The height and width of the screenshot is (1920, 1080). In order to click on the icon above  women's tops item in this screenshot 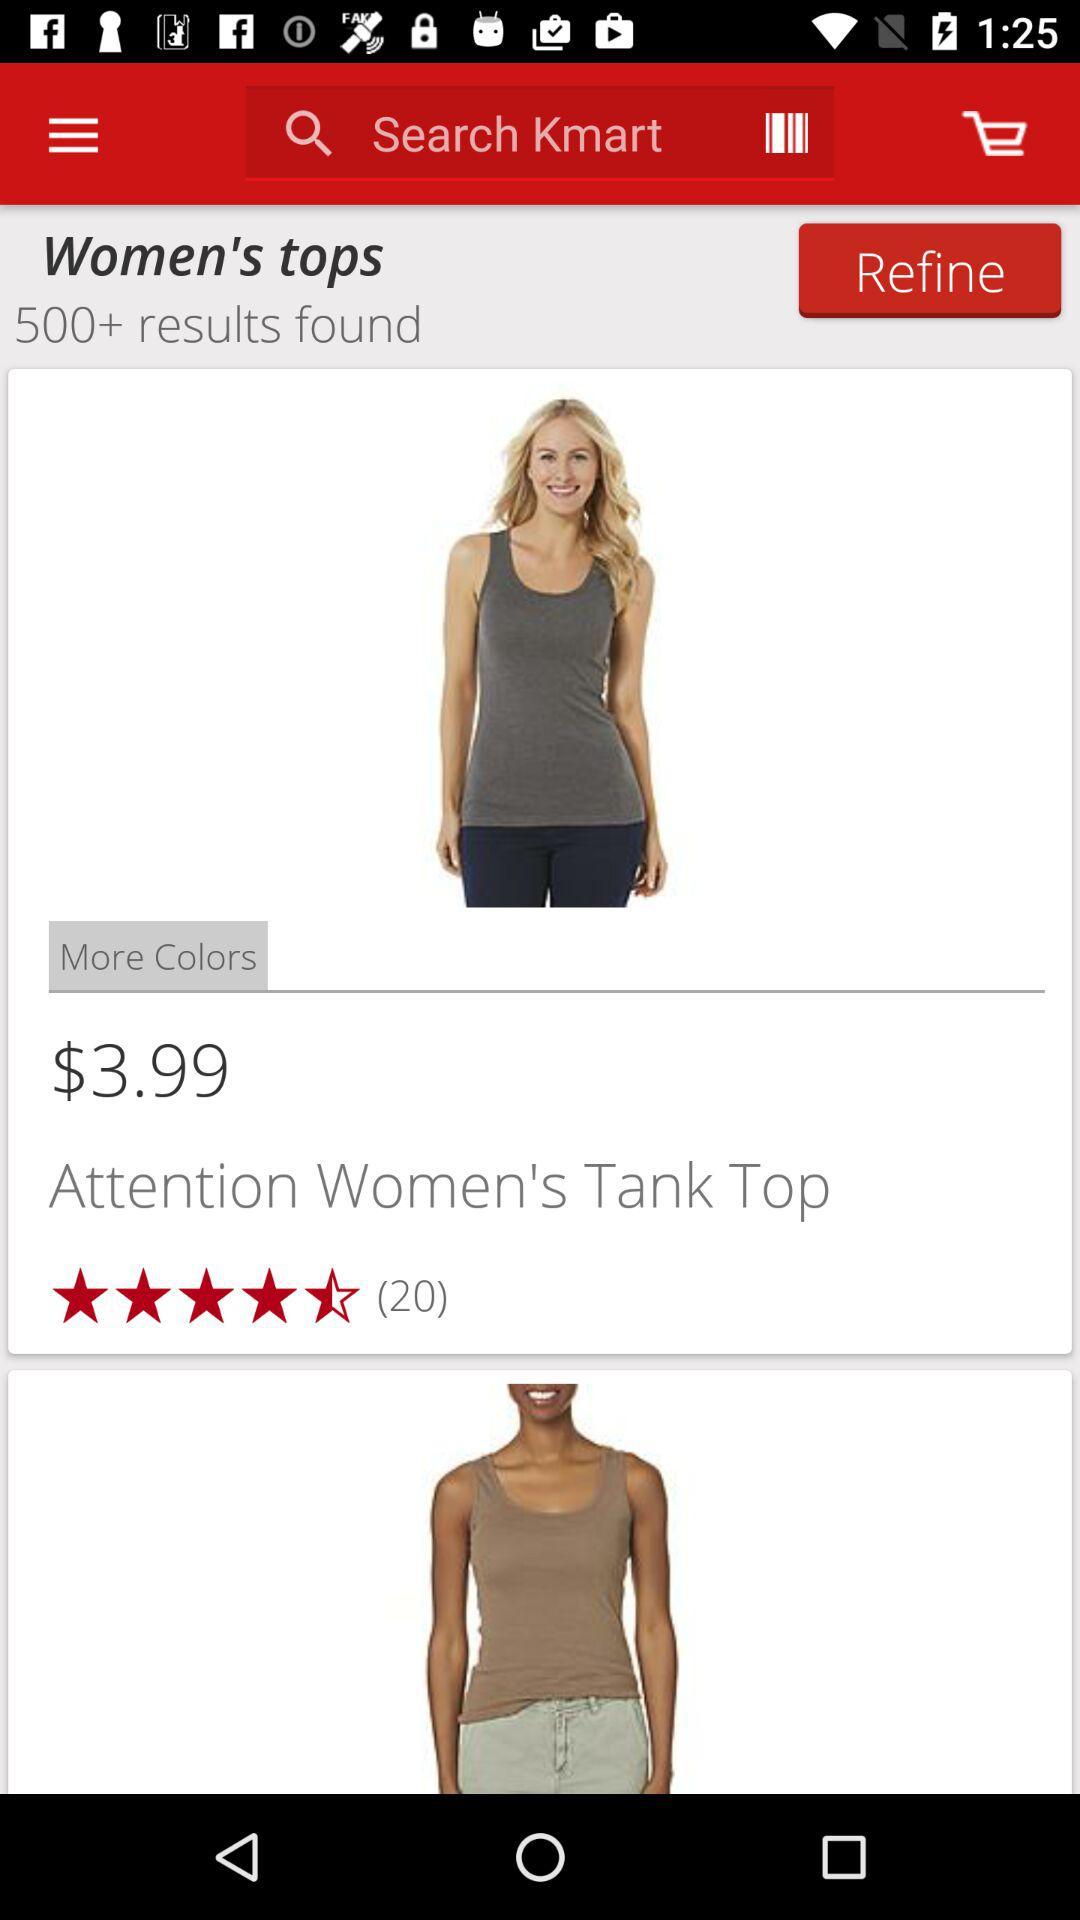, I will do `click(72, 133)`.